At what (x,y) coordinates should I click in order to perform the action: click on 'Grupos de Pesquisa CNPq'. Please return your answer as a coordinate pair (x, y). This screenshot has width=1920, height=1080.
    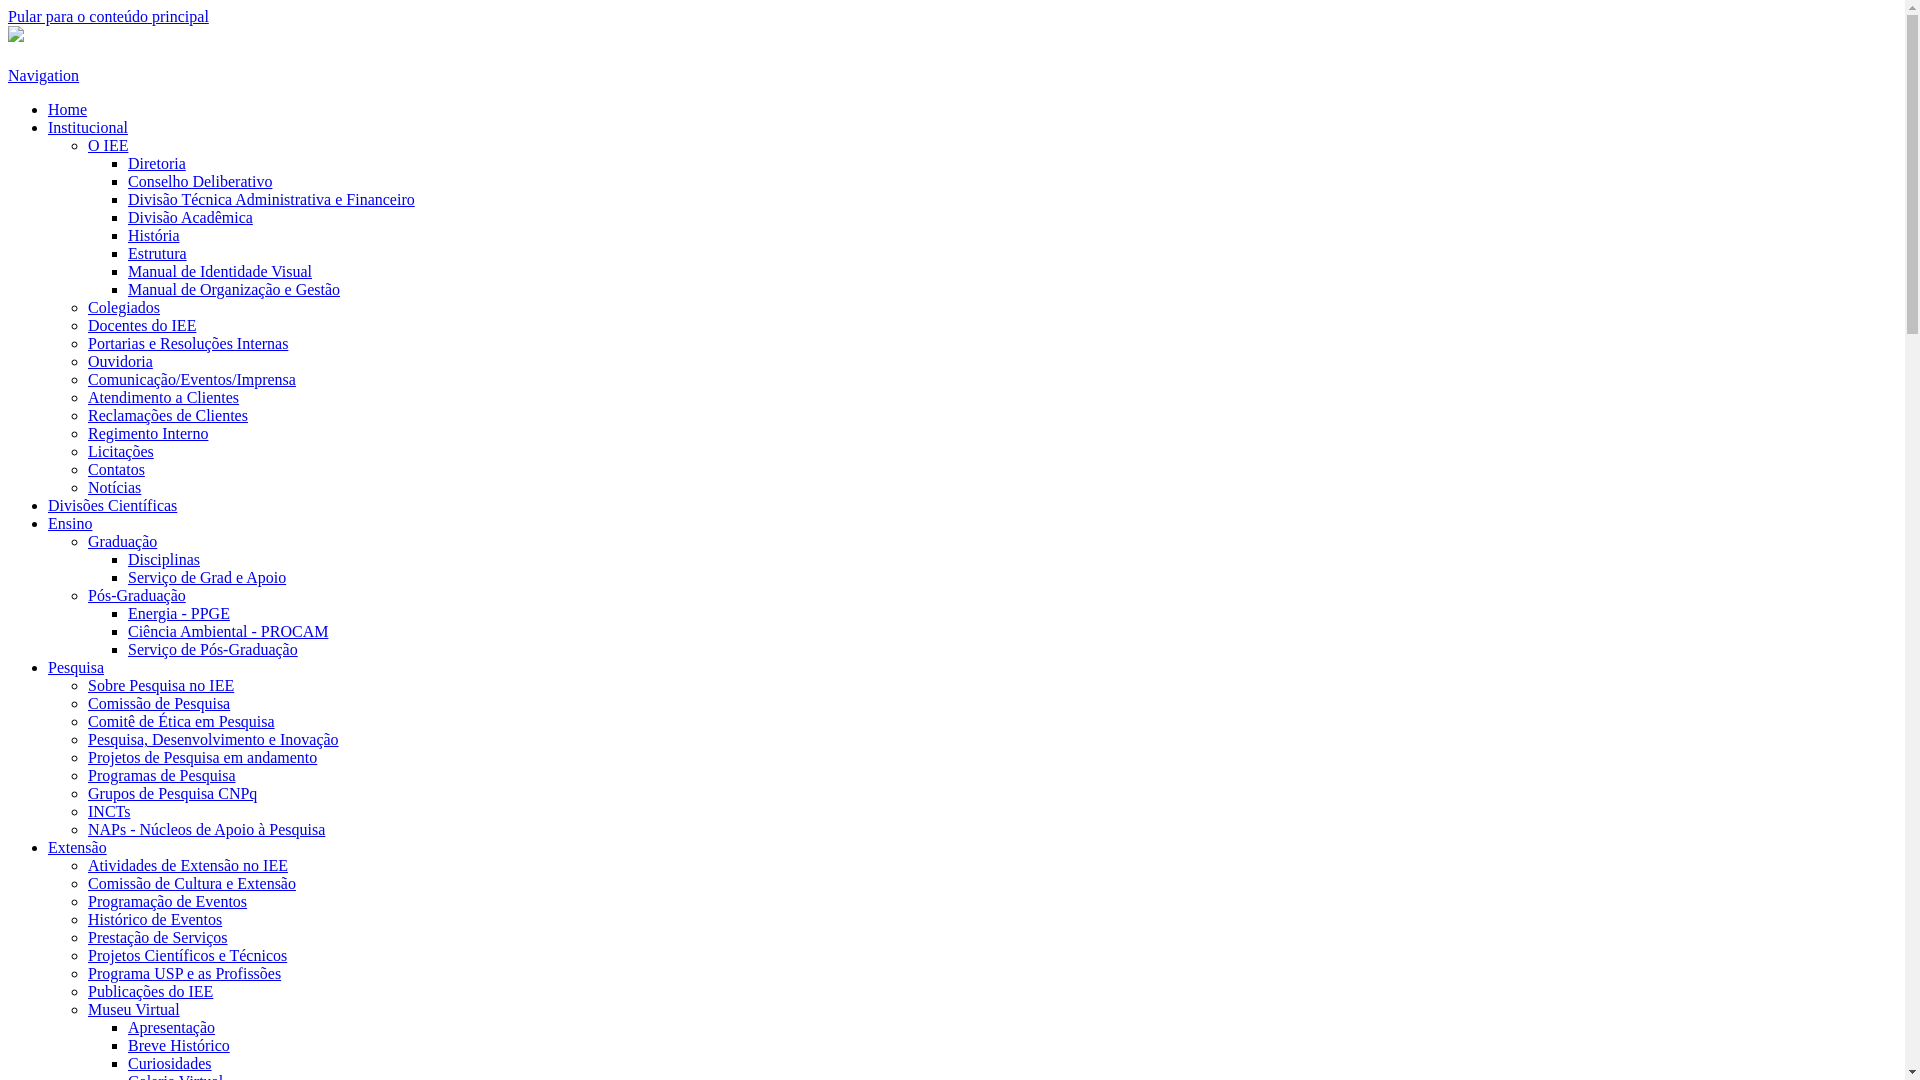
    Looking at the image, I should click on (172, 792).